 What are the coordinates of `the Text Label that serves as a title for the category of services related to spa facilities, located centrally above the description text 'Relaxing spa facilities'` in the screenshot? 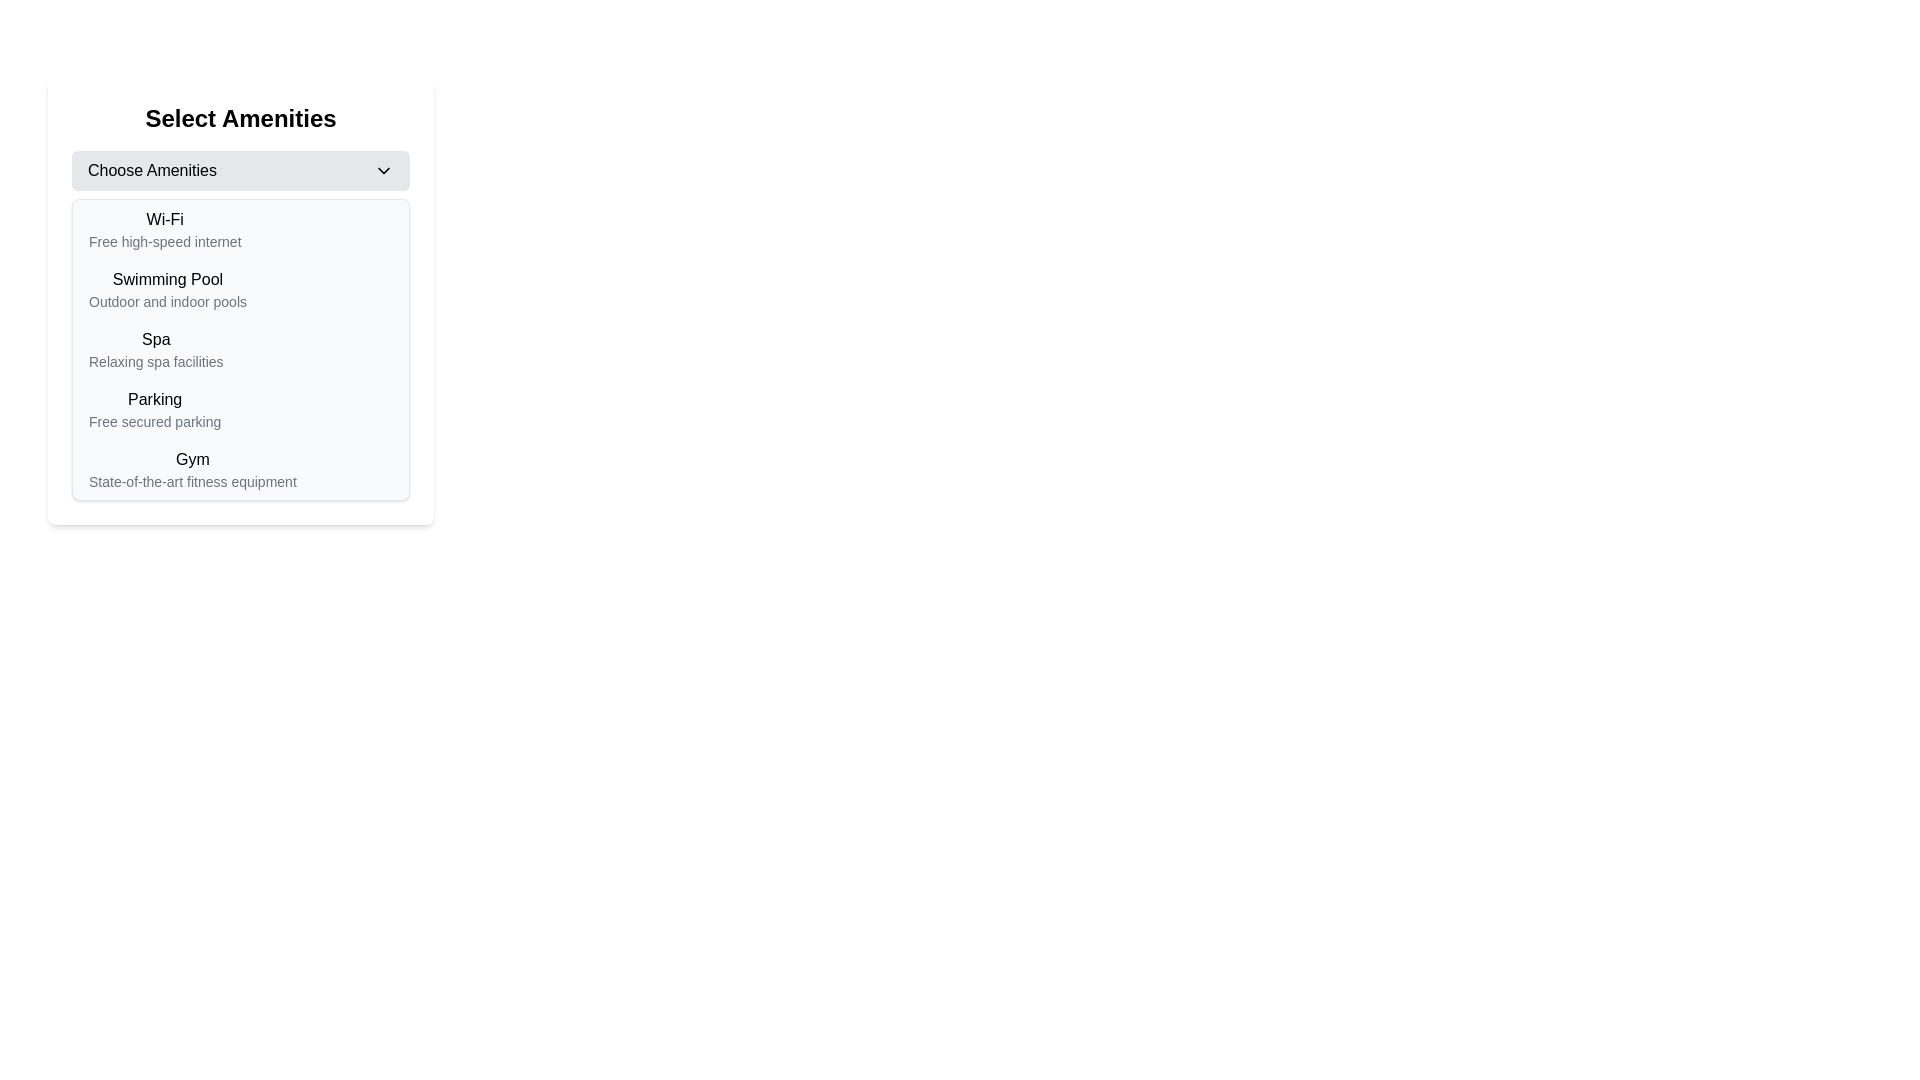 It's located at (155, 338).